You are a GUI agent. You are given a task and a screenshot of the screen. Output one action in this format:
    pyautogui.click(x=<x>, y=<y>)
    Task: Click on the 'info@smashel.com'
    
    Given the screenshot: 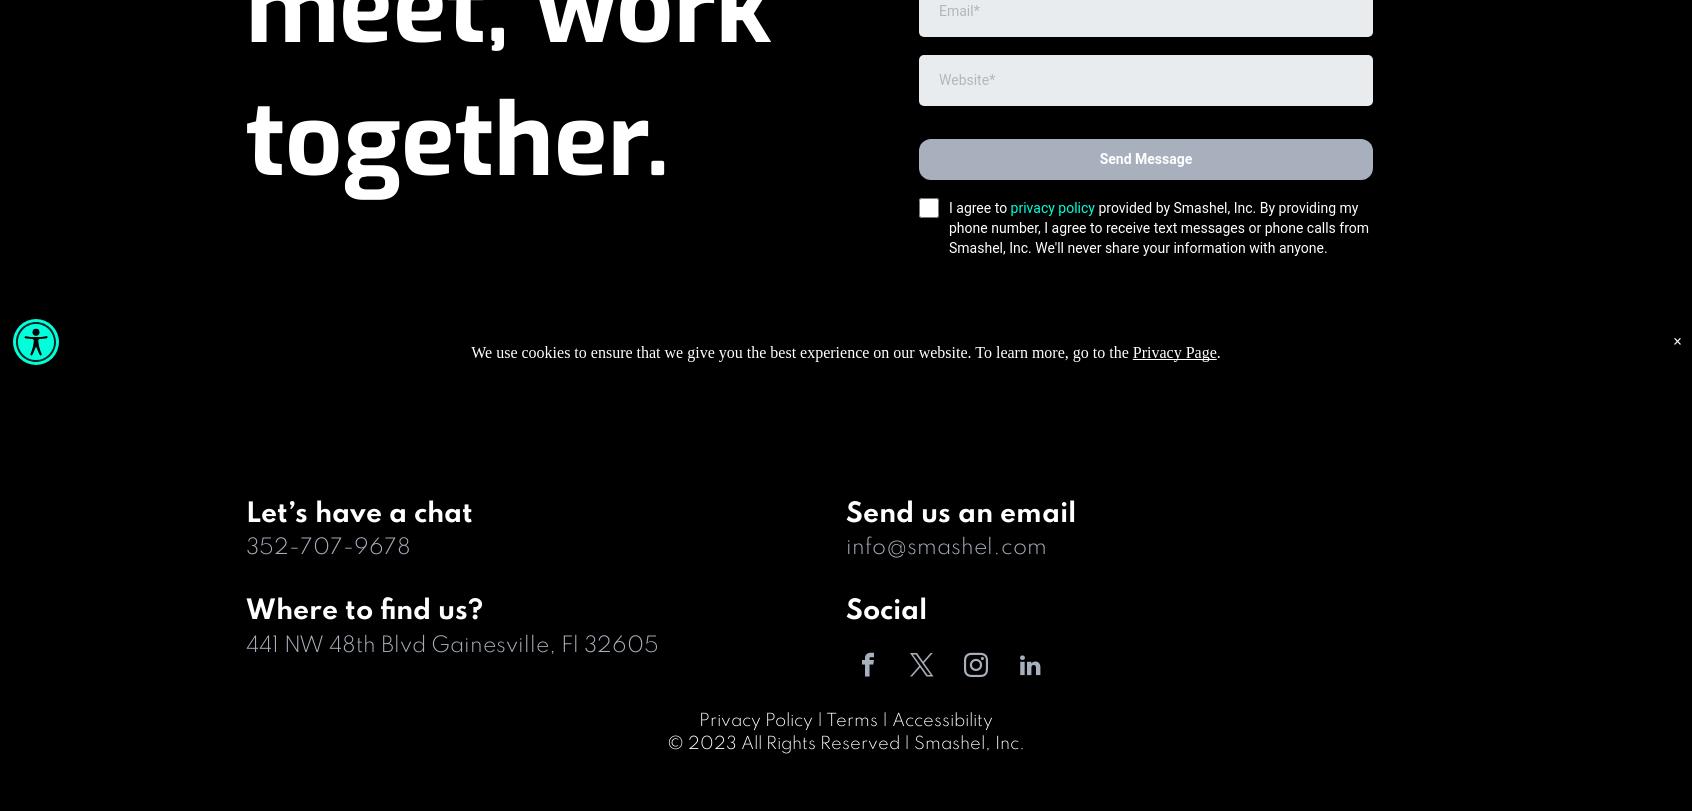 What is the action you would take?
    pyautogui.click(x=946, y=546)
    